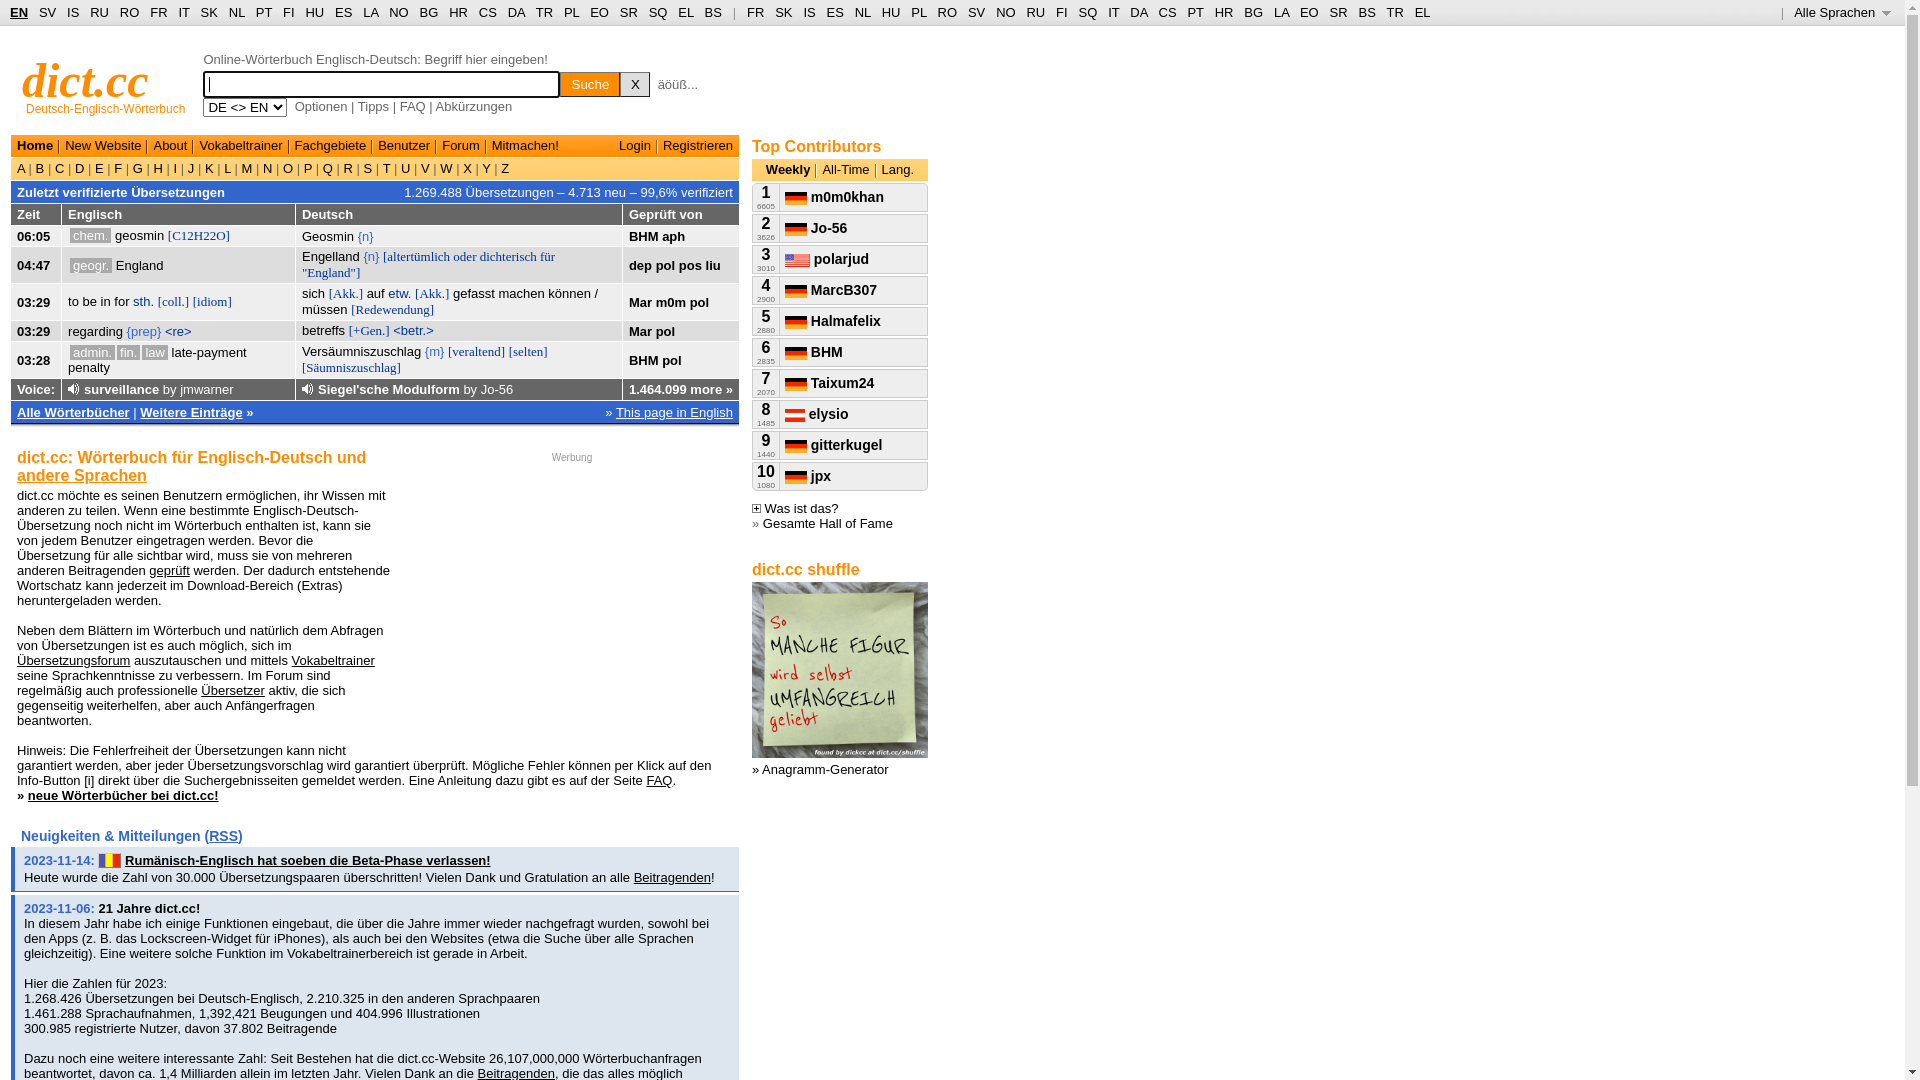 Image resolution: width=1920 pixels, height=1080 pixels. I want to click on 'Z', so click(504, 167).